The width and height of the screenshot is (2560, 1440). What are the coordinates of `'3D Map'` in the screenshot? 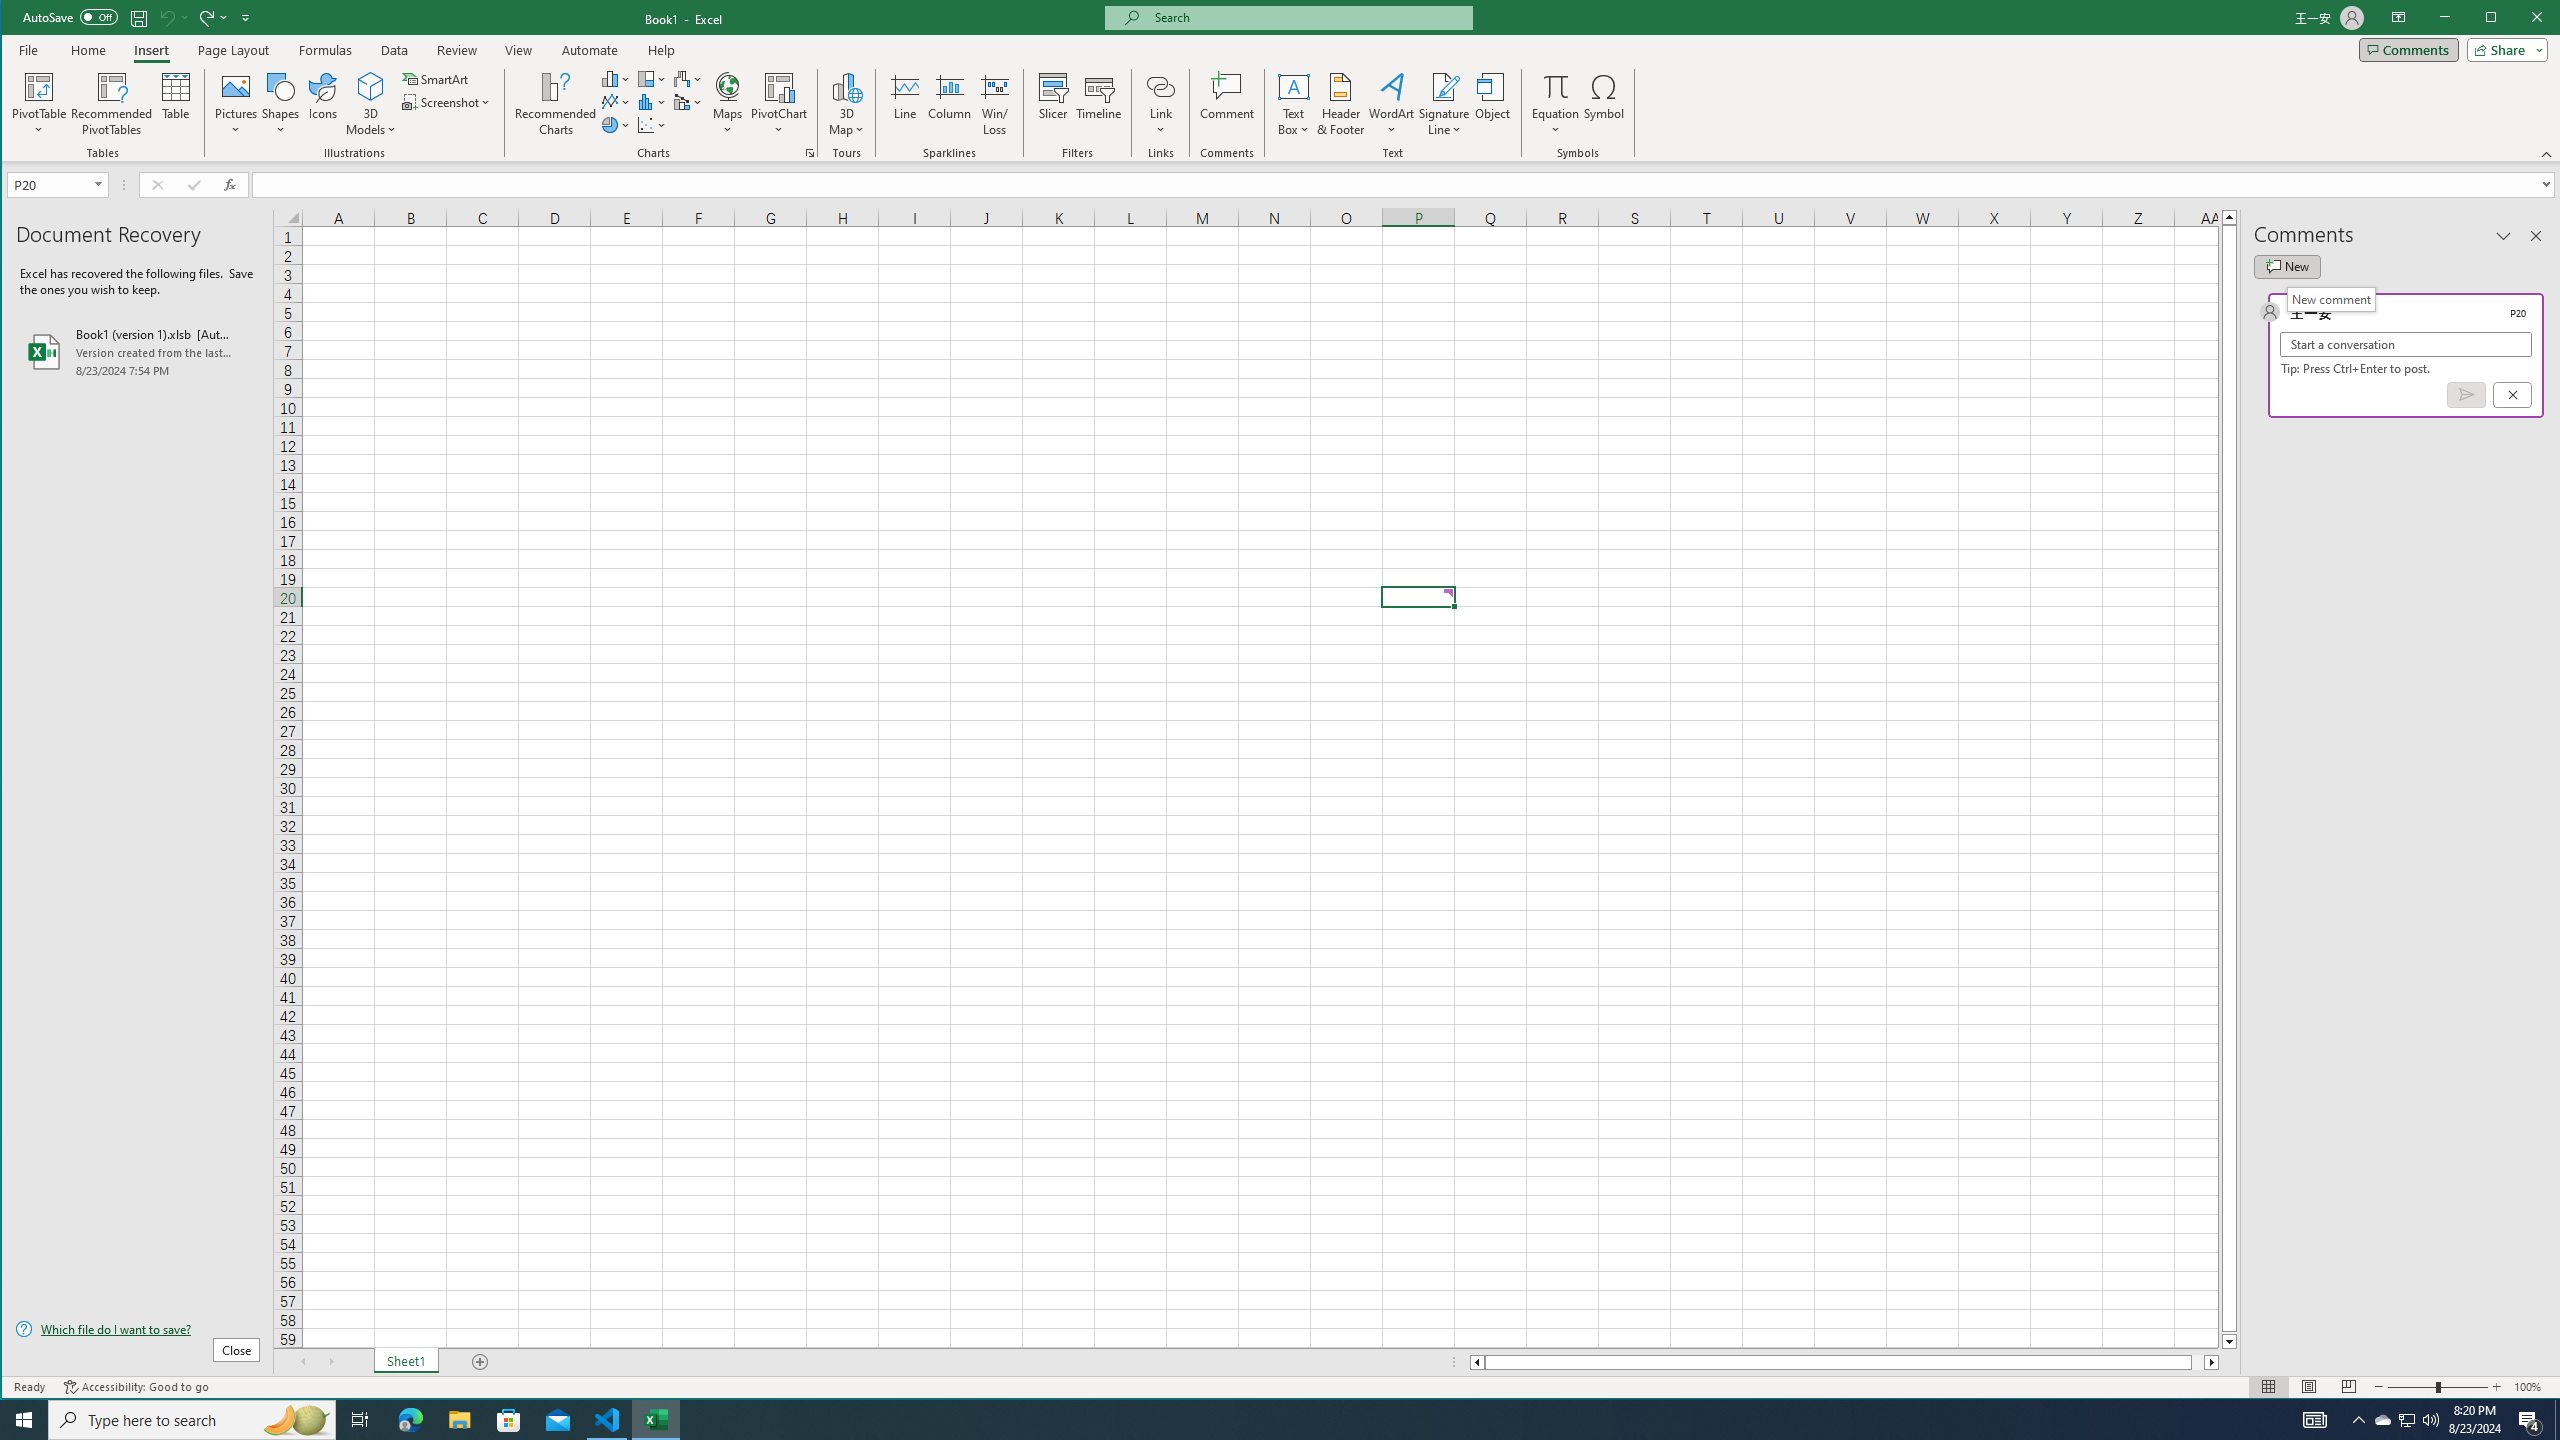 It's located at (847, 103).